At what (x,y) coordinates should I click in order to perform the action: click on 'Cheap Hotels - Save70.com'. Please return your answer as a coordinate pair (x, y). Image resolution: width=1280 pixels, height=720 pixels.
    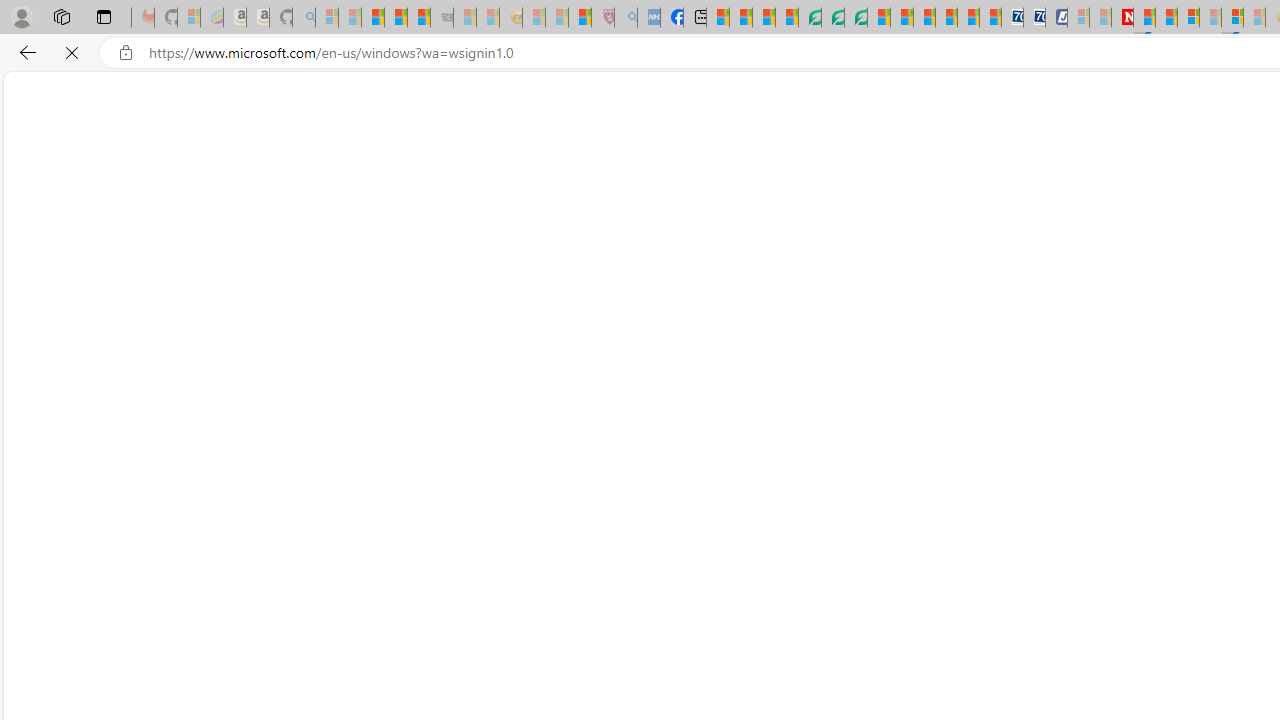
    Looking at the image, I should click on (1034, 17).